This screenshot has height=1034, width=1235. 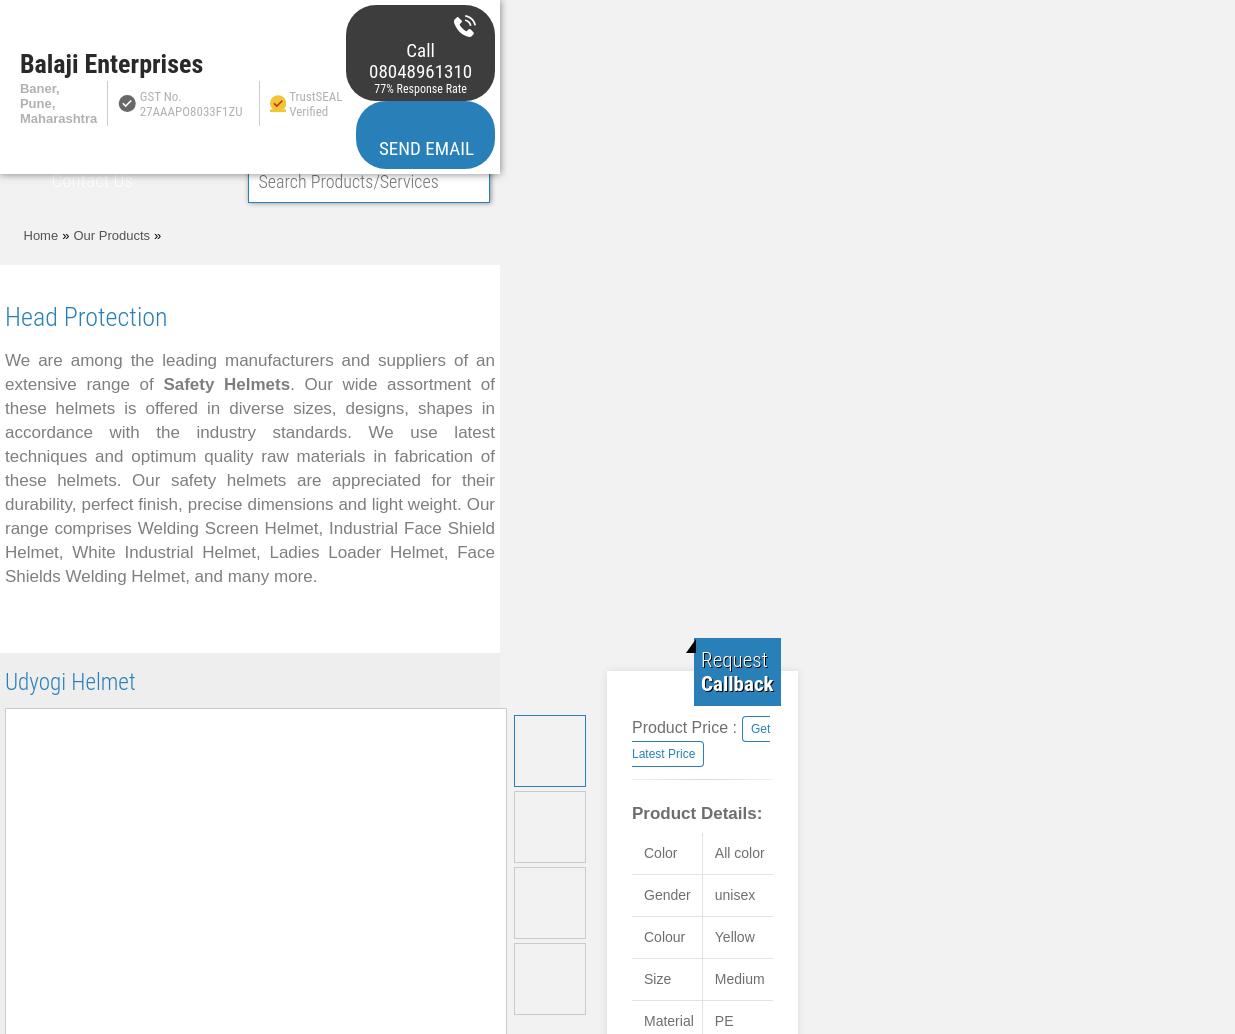 What do you see at coordinates (110, 64) in the screenshot?
I see `'Balaji Enterprises'` at bounding box center [110, 64].